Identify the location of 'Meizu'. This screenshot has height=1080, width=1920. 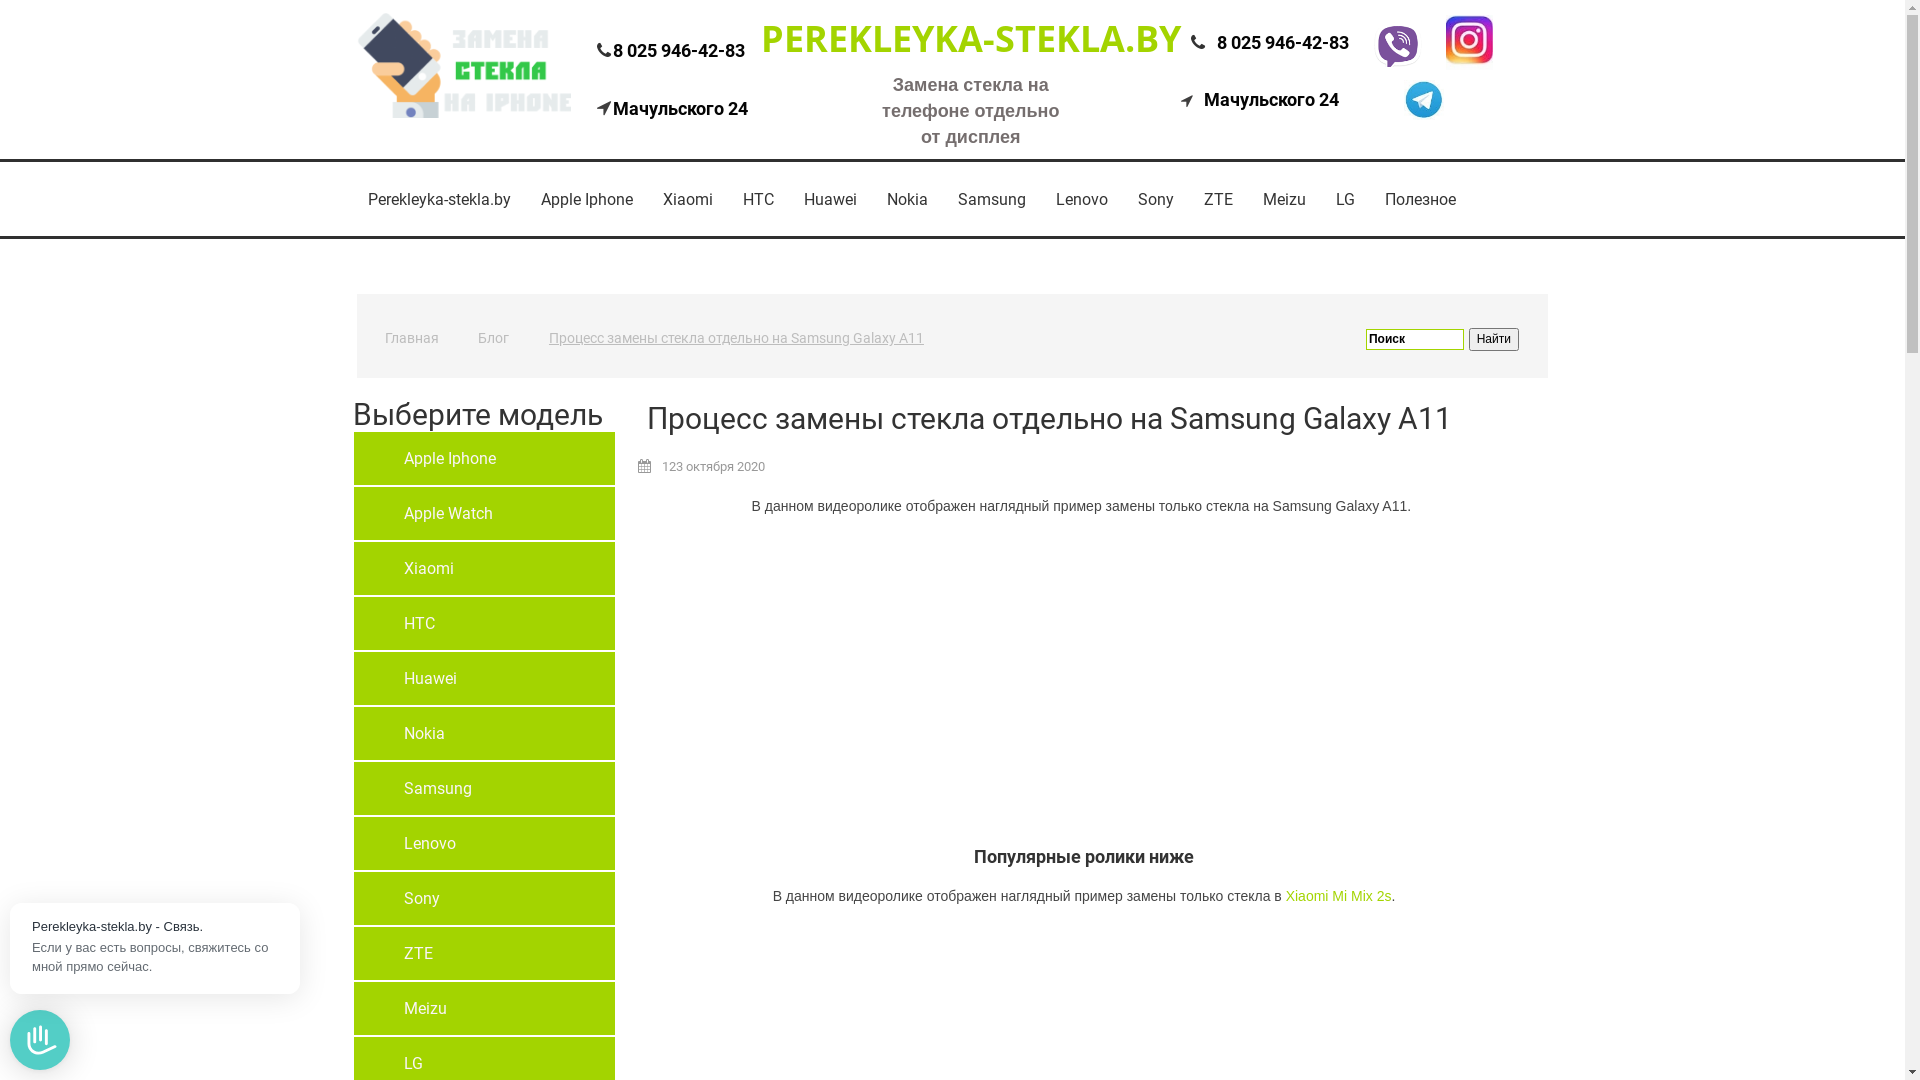
(483, 1008).